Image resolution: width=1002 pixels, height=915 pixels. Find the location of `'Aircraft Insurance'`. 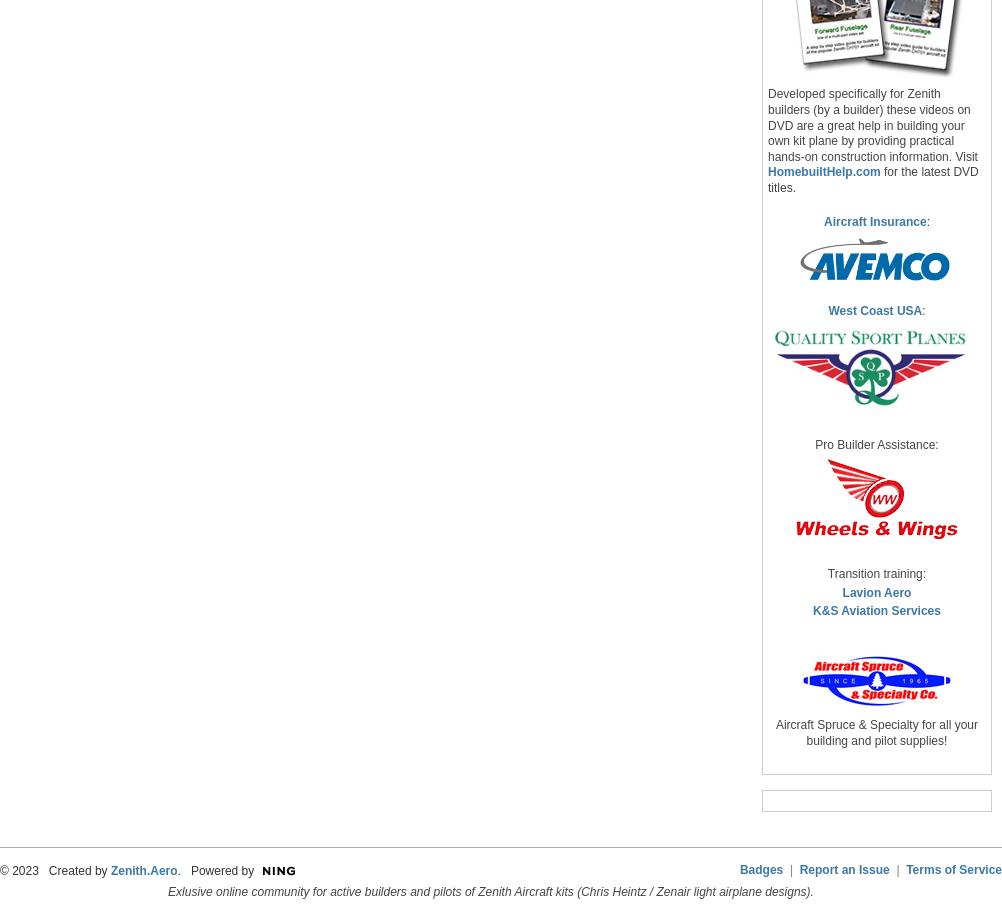

'Aircraft Insurance' is located at coordinates (874, 220).